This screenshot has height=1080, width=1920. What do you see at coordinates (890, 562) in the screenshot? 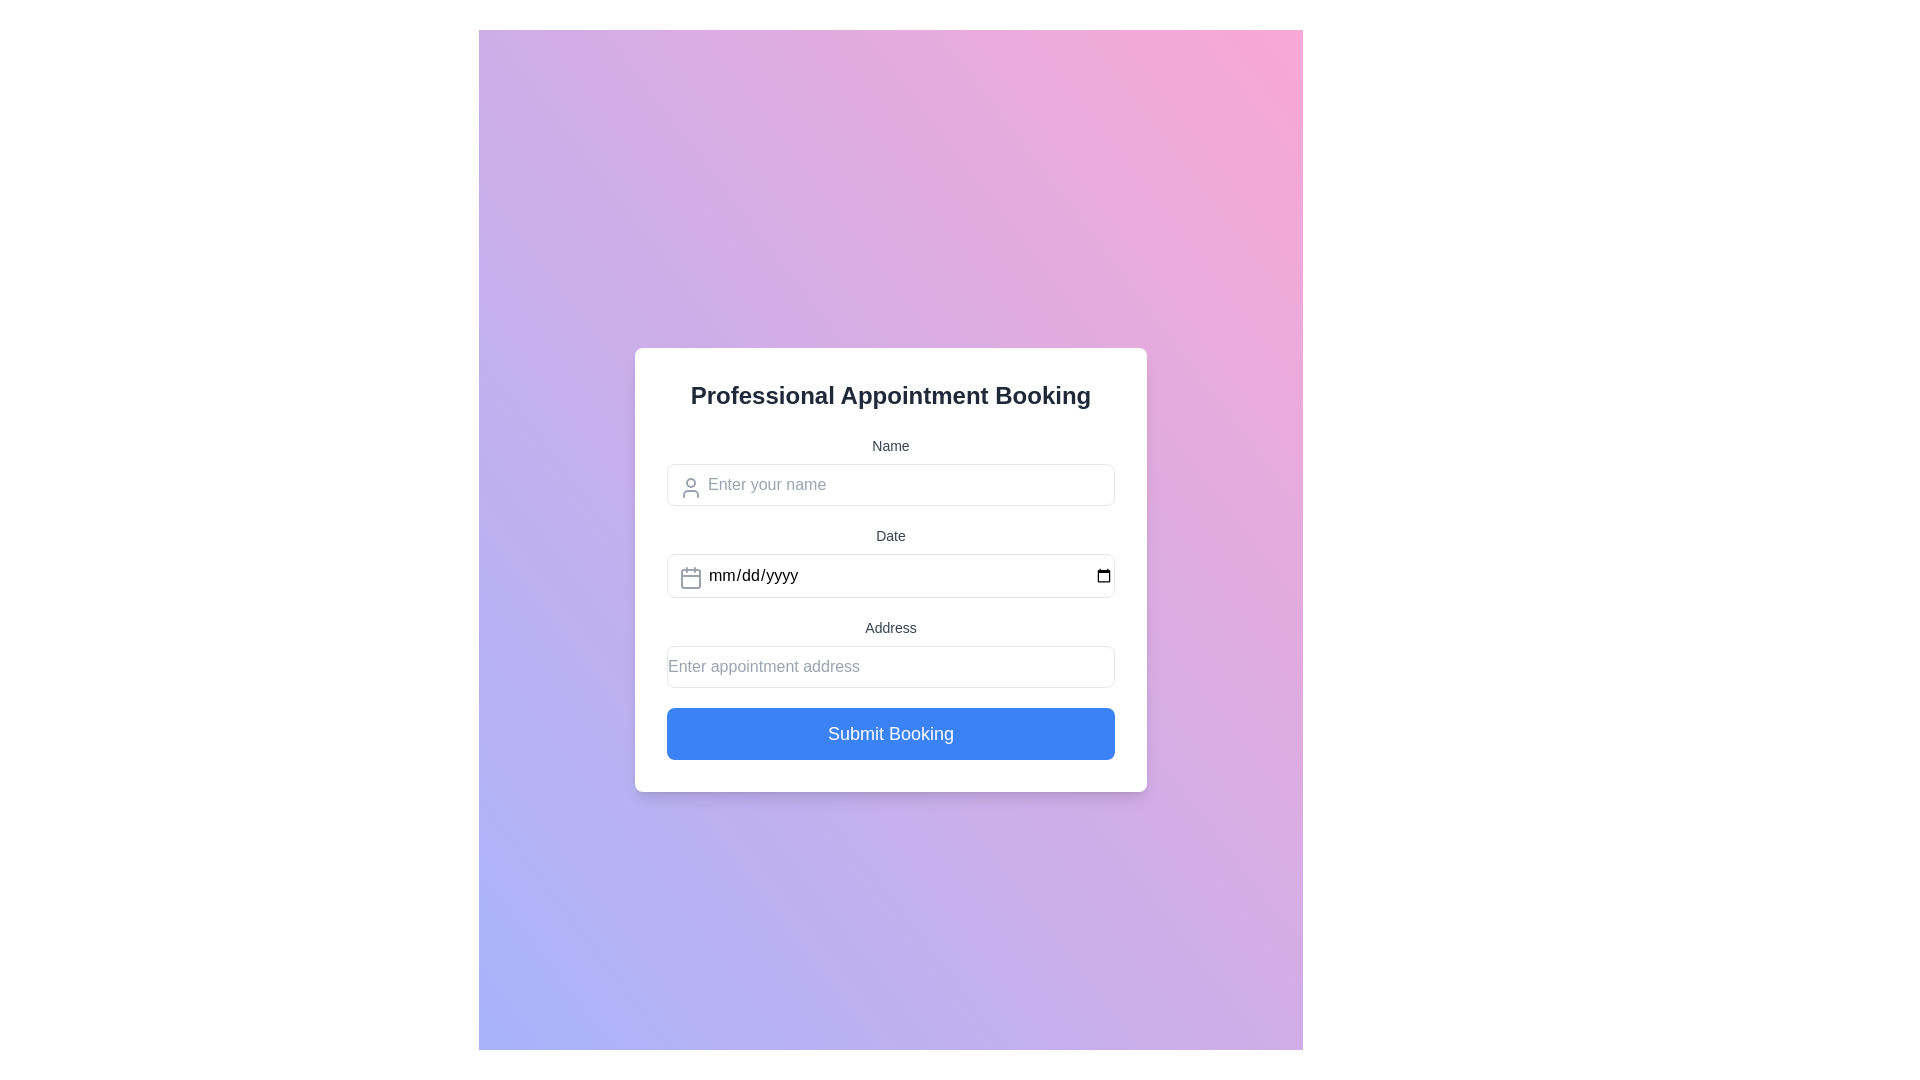
I see `the date input field labeled 'Date' to activate input mode` at bounding box center [890, 562].